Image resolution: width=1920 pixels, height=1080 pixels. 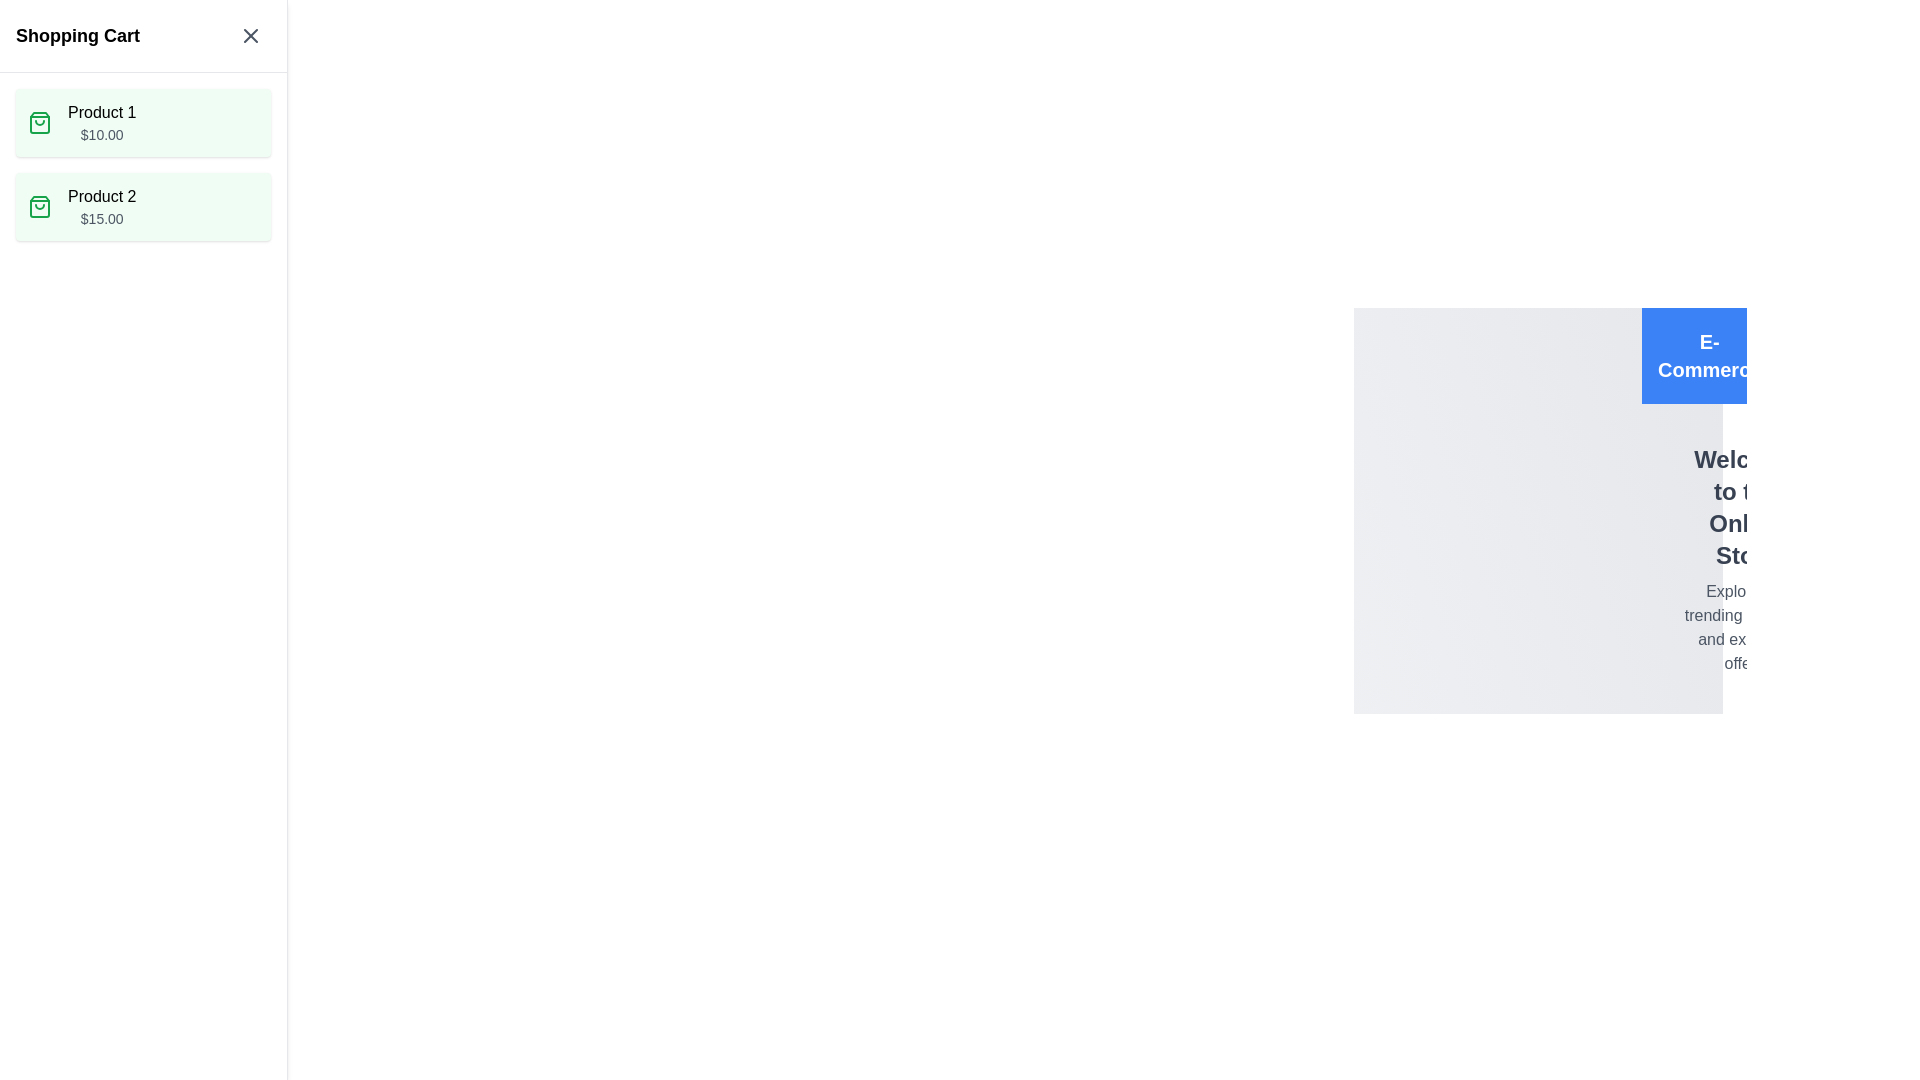 What do you see at coordinates (101, 196) in the screenshot?
I see `text label displaying the name or title of 'Product 2' in the shopping cart interface, located above the price label '$15.00'` at bounding box center [101, 196].